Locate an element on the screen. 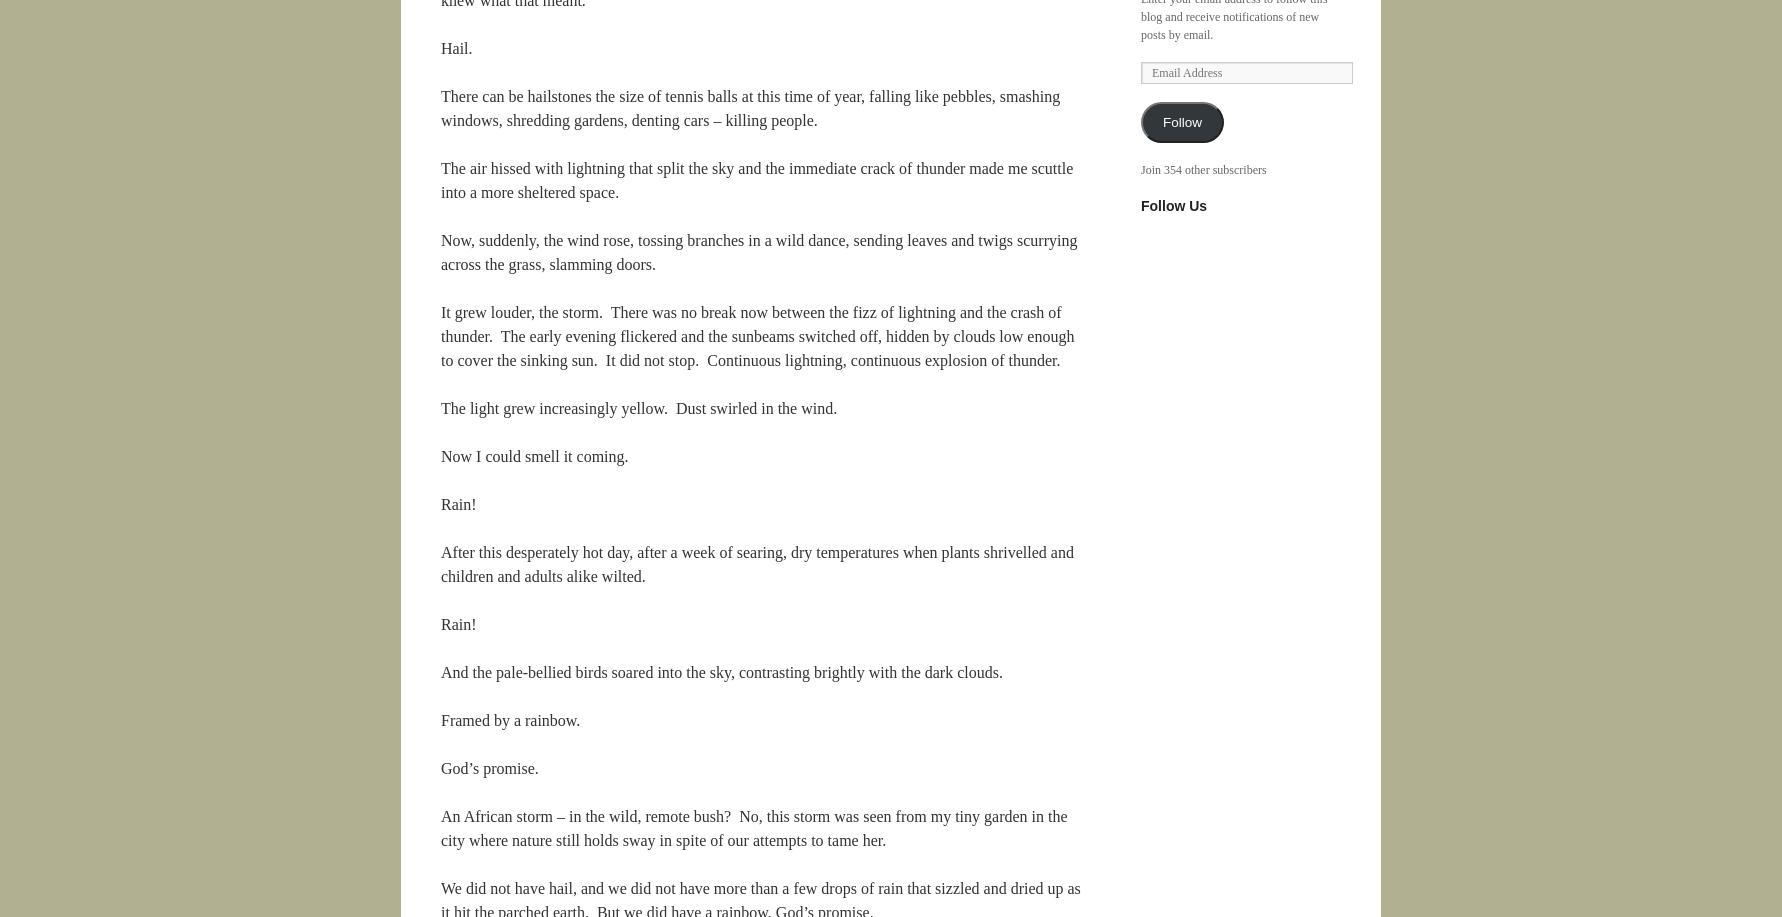 This screenshot has height=917, width=1782. 'The light grew increasingly yellow.  Dust swirled in the wind.' is located at coordinates (638, 408).